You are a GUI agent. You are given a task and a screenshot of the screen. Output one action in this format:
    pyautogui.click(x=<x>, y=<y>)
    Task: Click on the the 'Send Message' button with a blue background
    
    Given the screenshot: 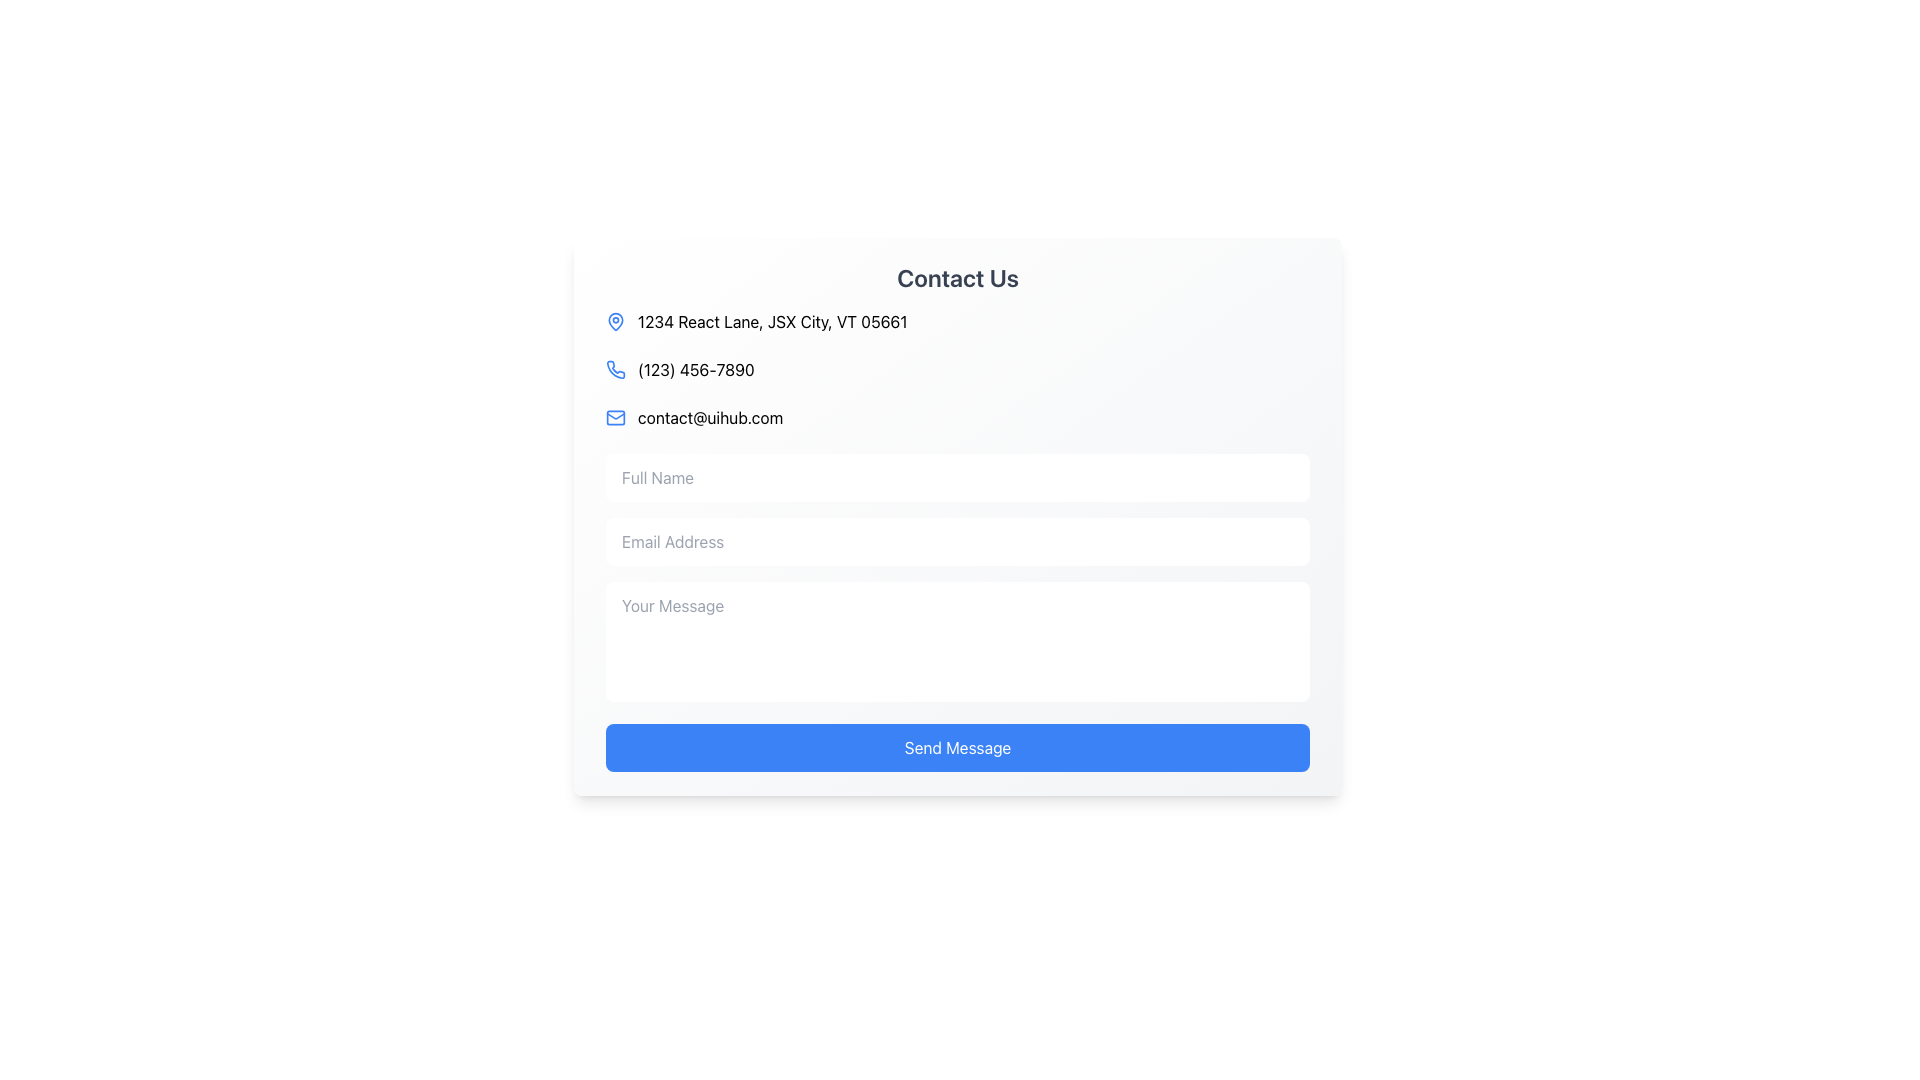 What is the action you would take?
    pyautogui.click(x=957, y=748)
    